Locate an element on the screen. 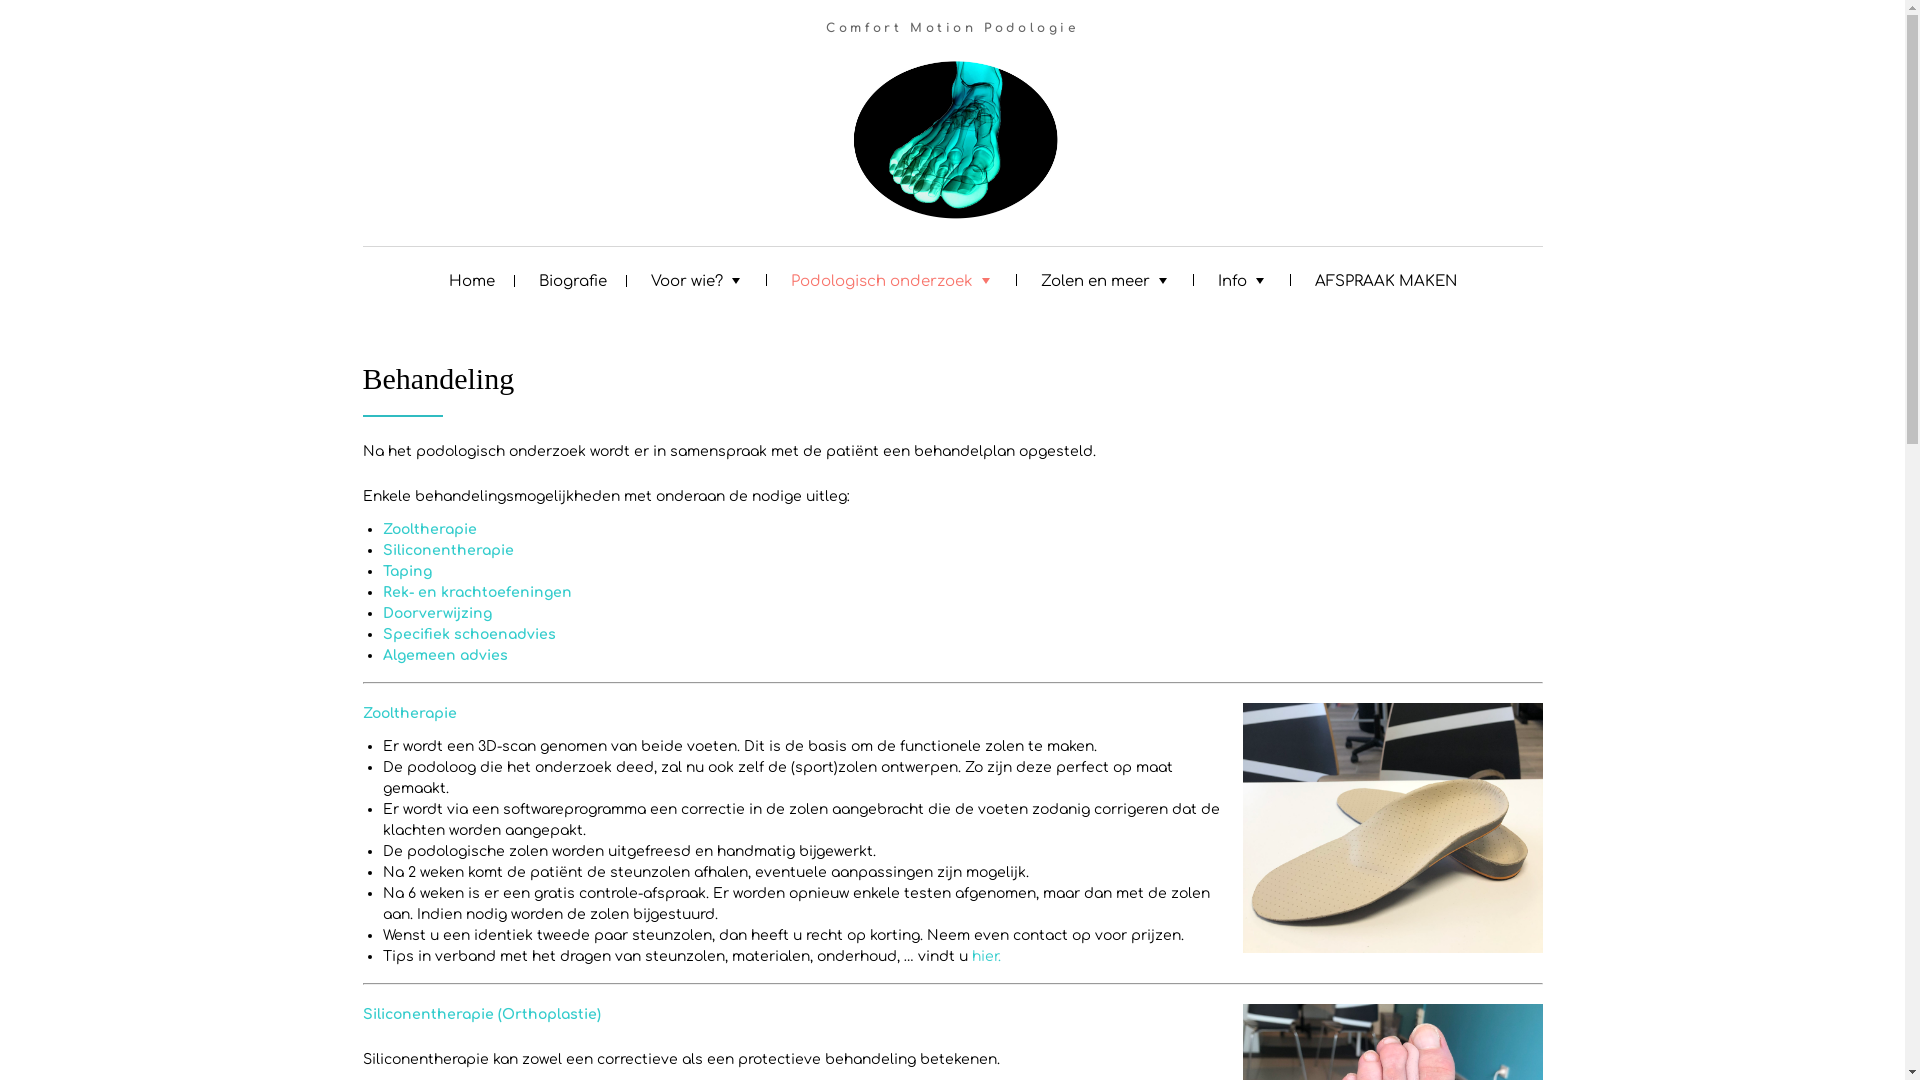 This screenshot has height=1080, width=1920. 'Voor wie?' is located at coordinates (697, 278).